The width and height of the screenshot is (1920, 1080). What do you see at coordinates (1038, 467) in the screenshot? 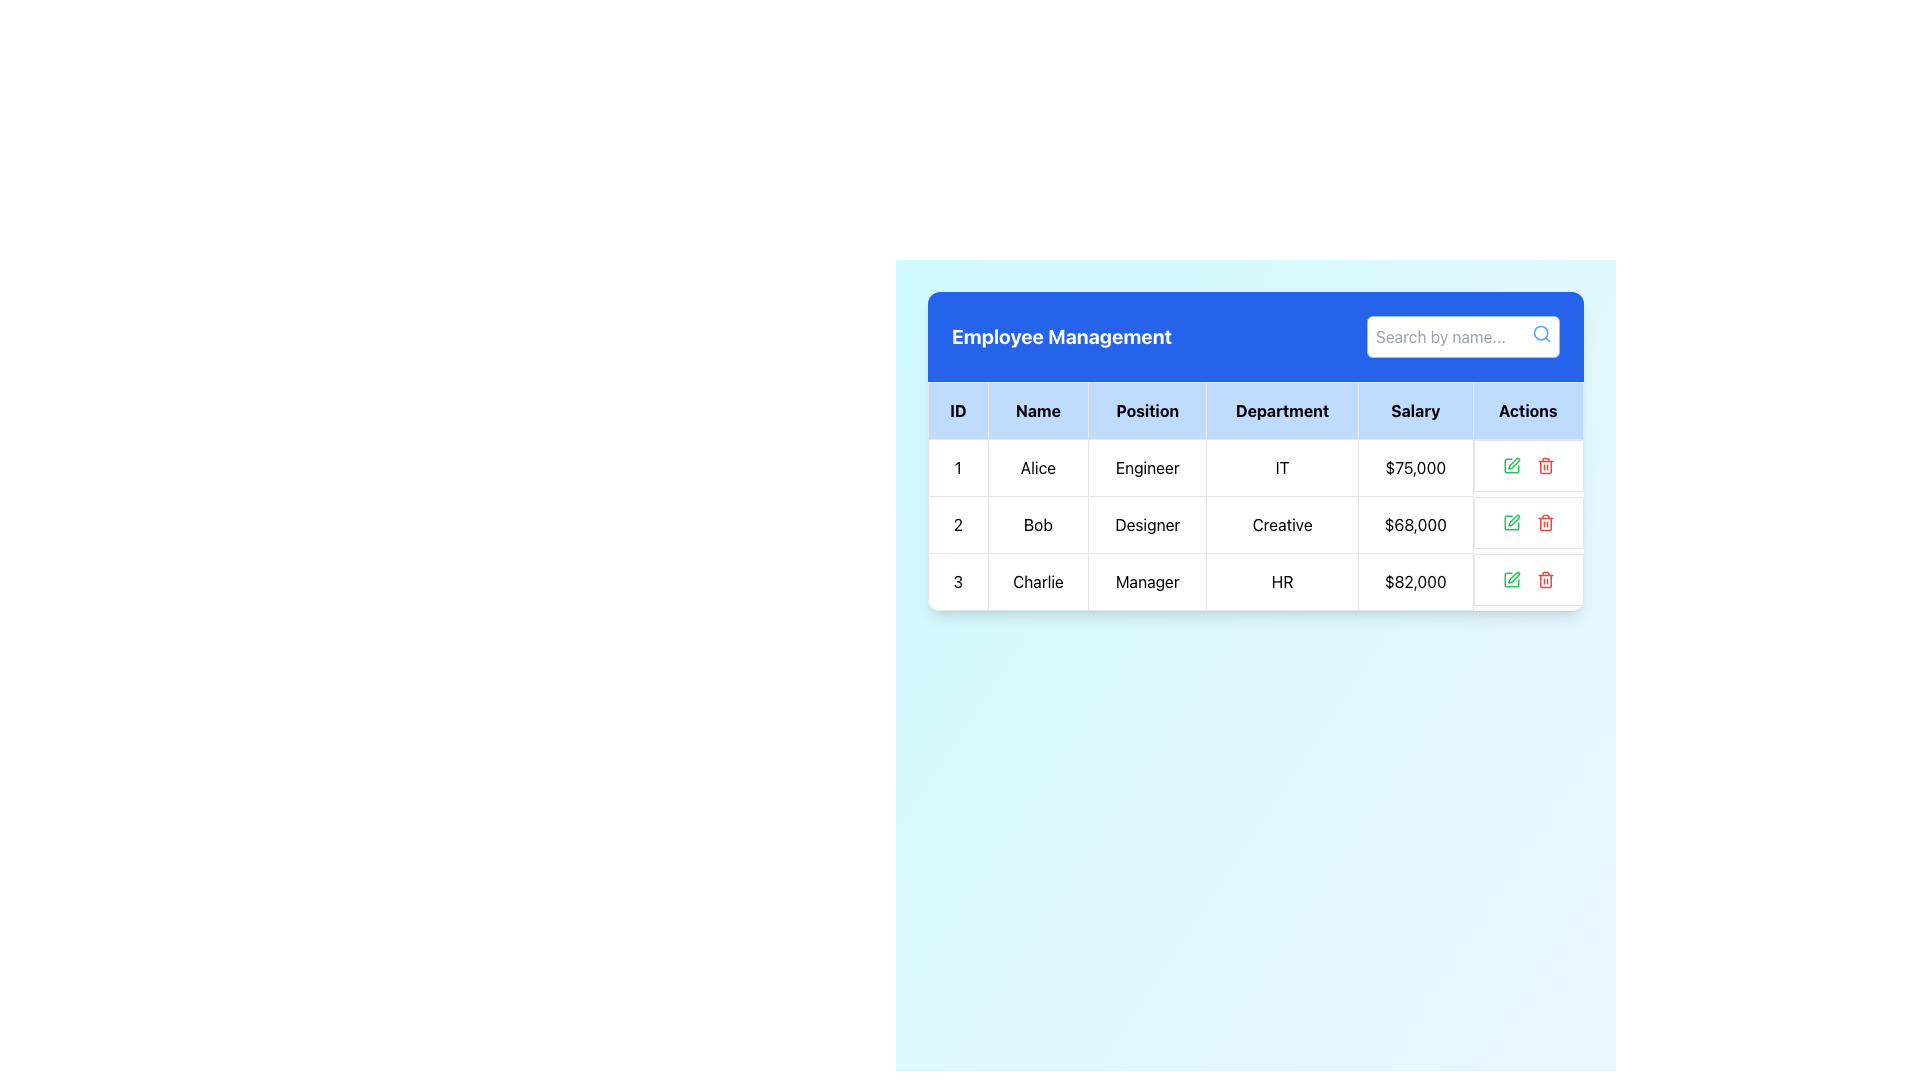
I see `the static text field displaying the name 'Alice' in the Employee Management interface, which is located in the second column of the first row of the table` at bounding box center [1038, 467].